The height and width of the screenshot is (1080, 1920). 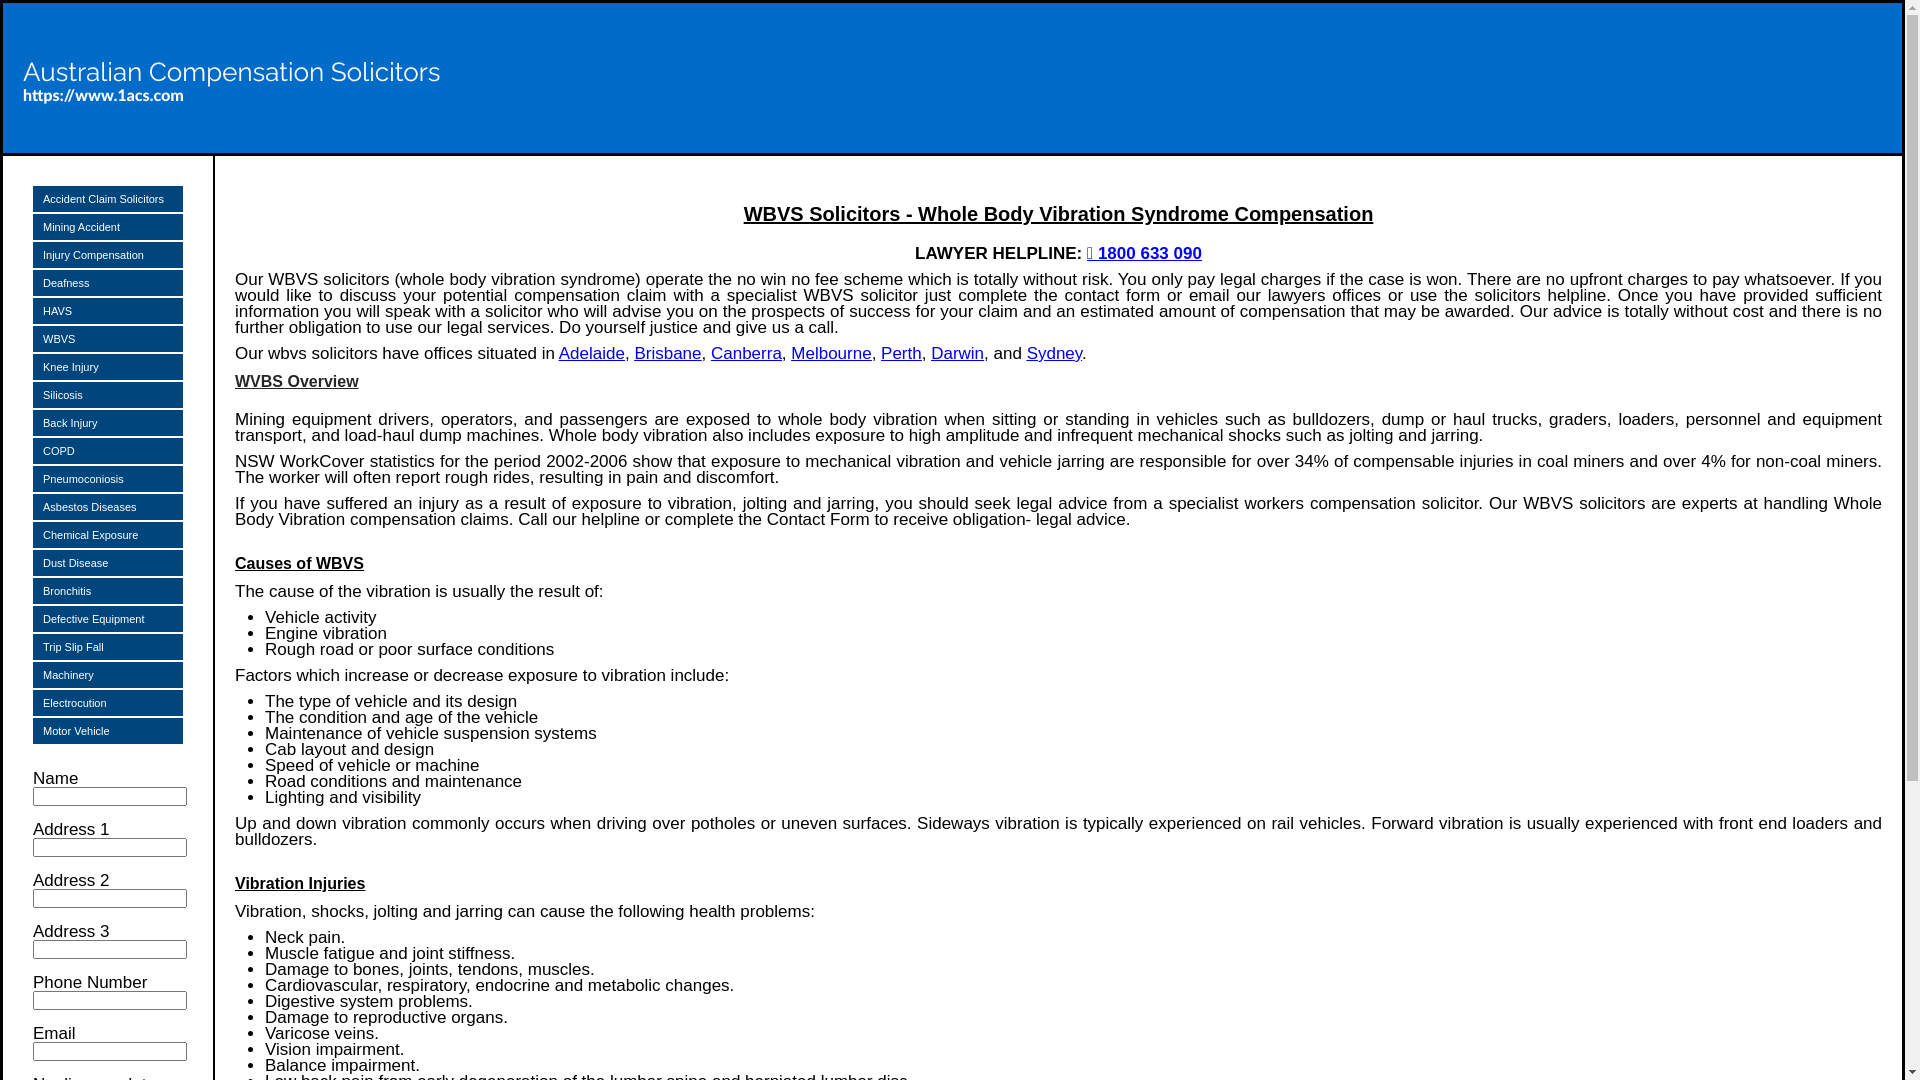 I want to click on 'Motor Vehicle', so click(x=33, y=731).